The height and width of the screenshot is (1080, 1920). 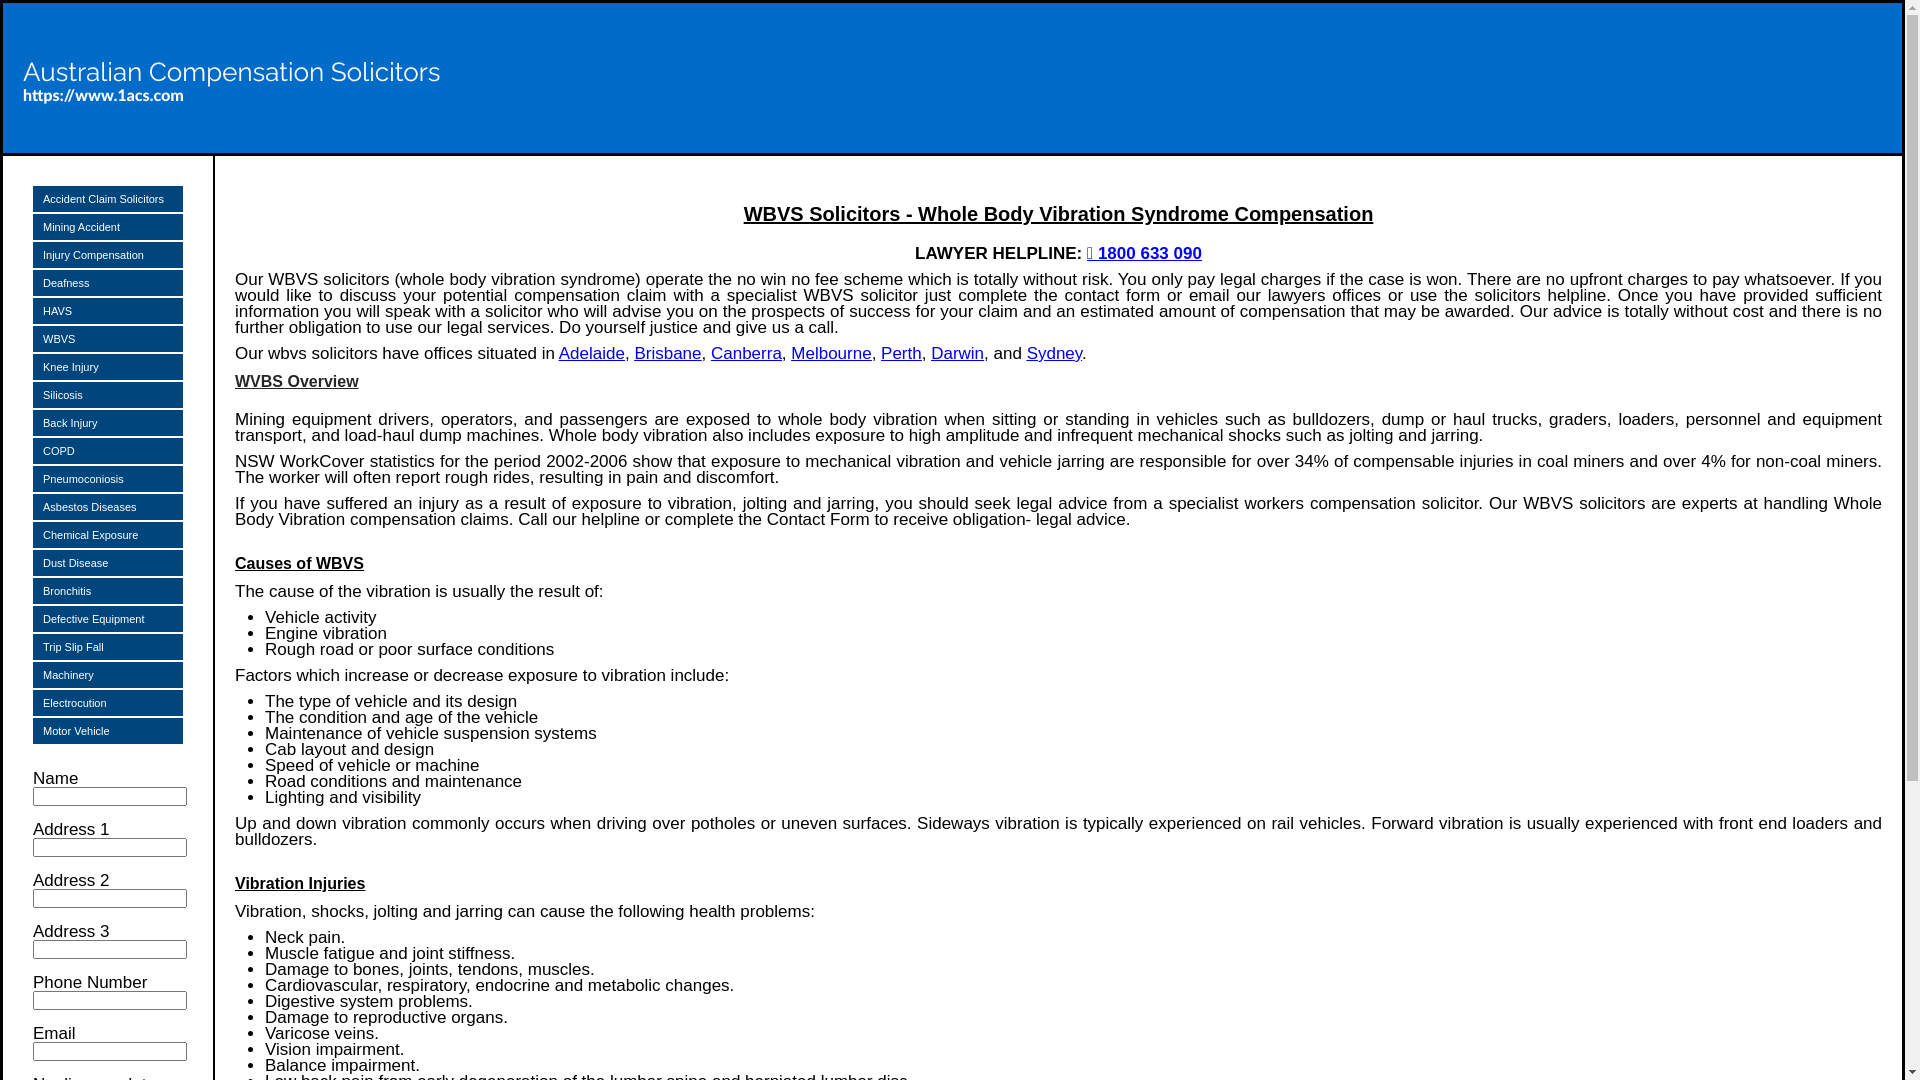 I want to click on 'Motor Vehicle', so click(x=33, y=731).